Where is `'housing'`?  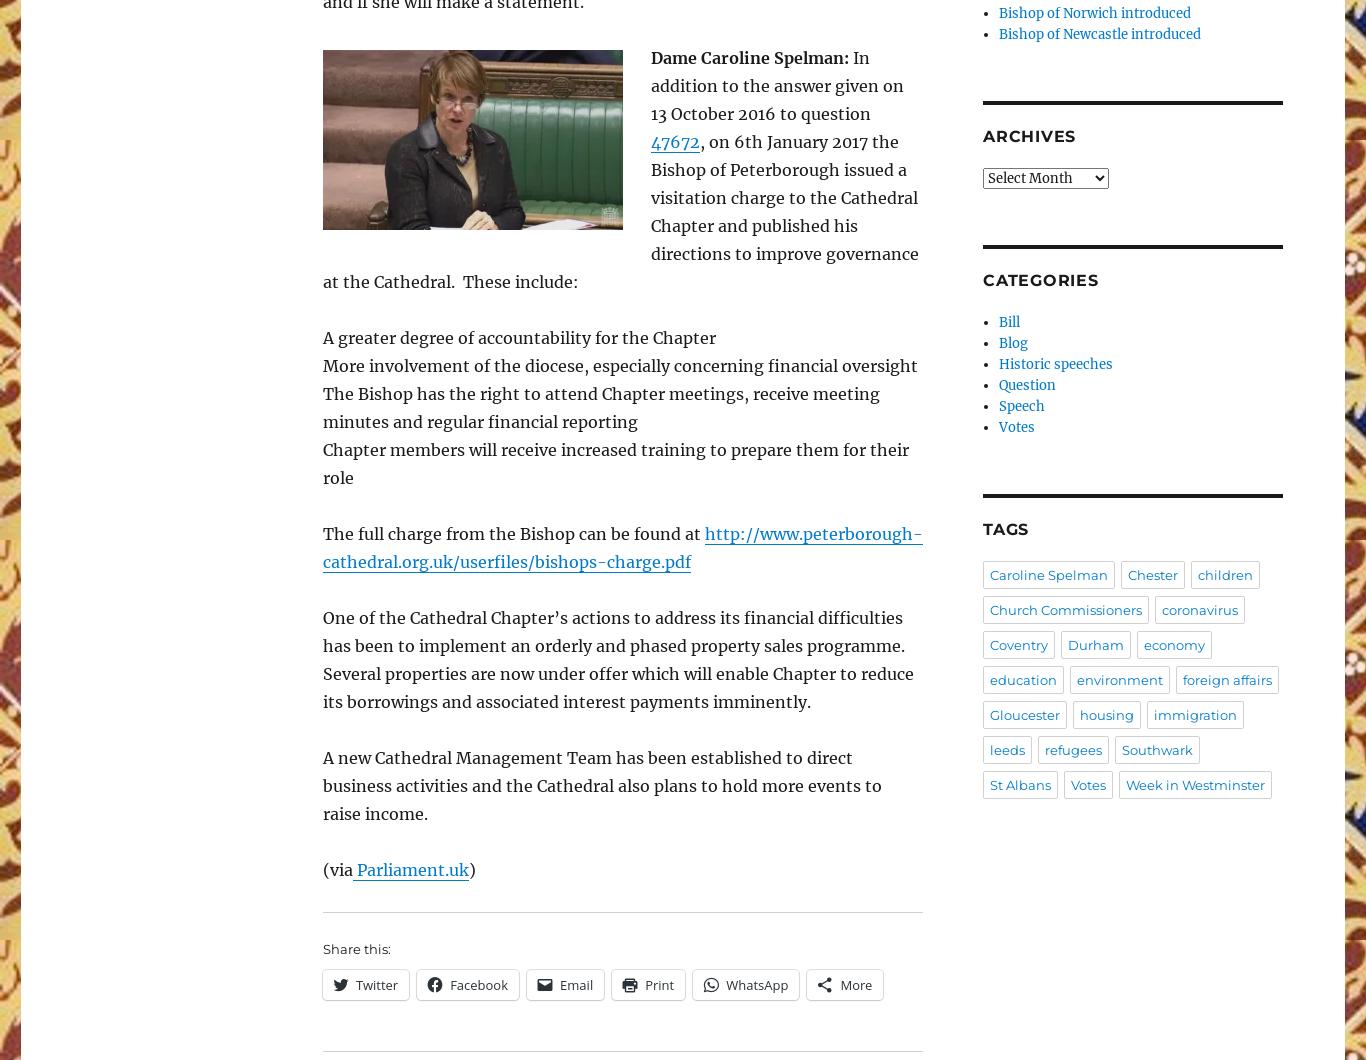
'housing' is located at coordinates (1106, 713).